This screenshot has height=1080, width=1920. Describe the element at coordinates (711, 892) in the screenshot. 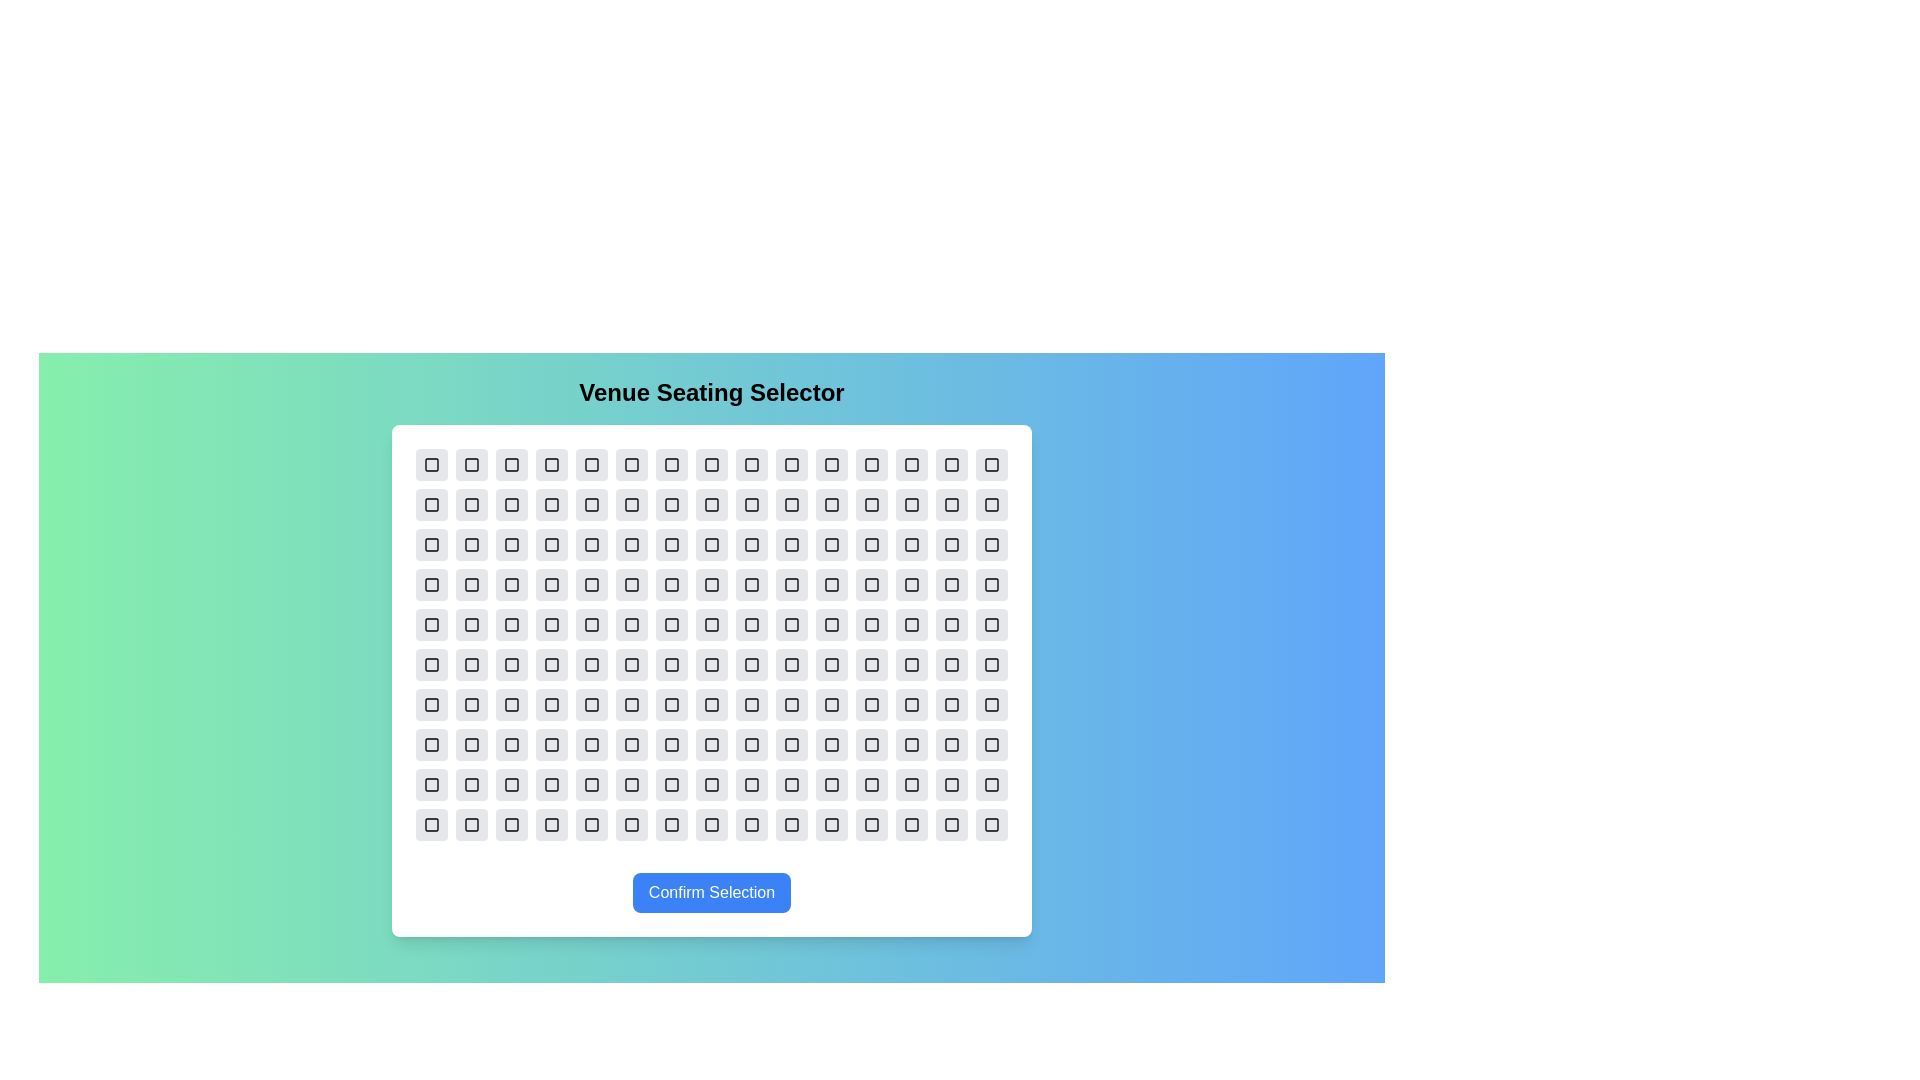

I see `'Confirm Selection' button` at that location.